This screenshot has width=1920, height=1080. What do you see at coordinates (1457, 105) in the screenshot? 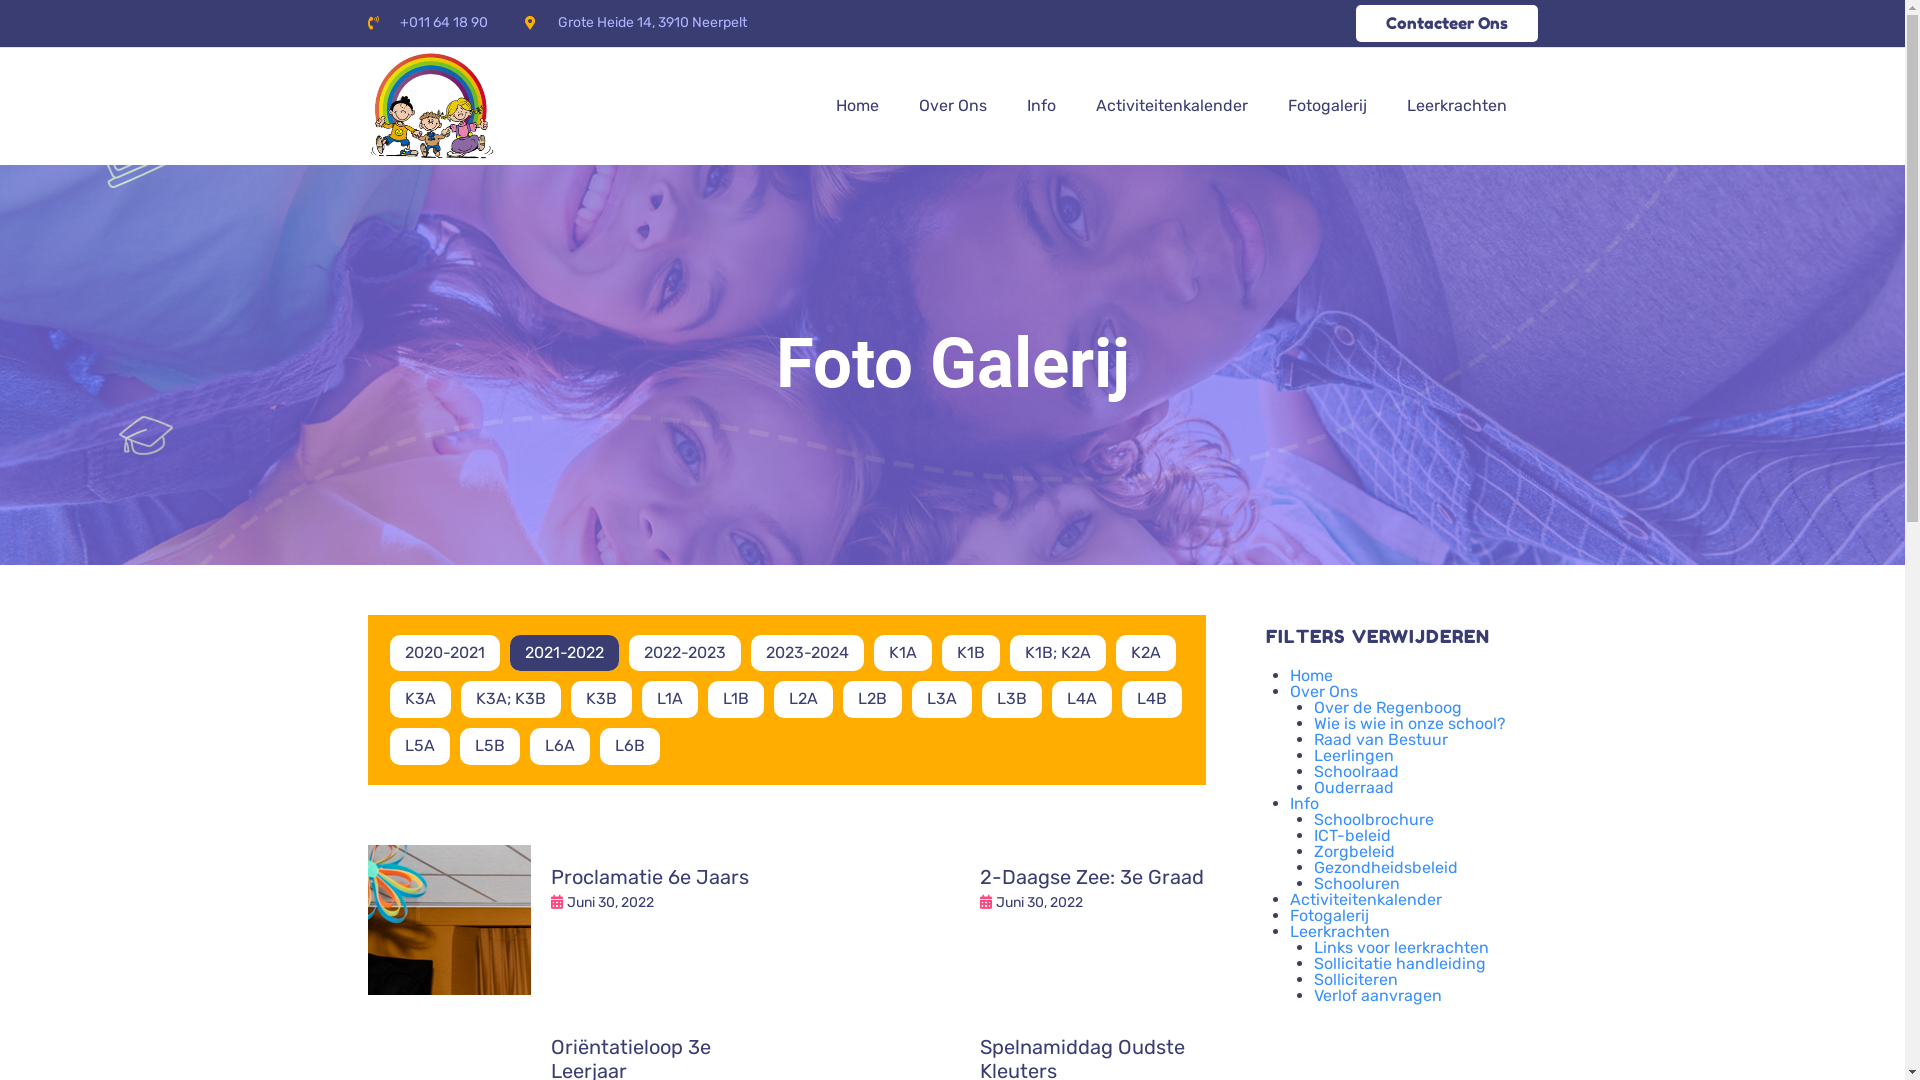
I see `'Leerkrachten'` at bounding box center [1457, 105].